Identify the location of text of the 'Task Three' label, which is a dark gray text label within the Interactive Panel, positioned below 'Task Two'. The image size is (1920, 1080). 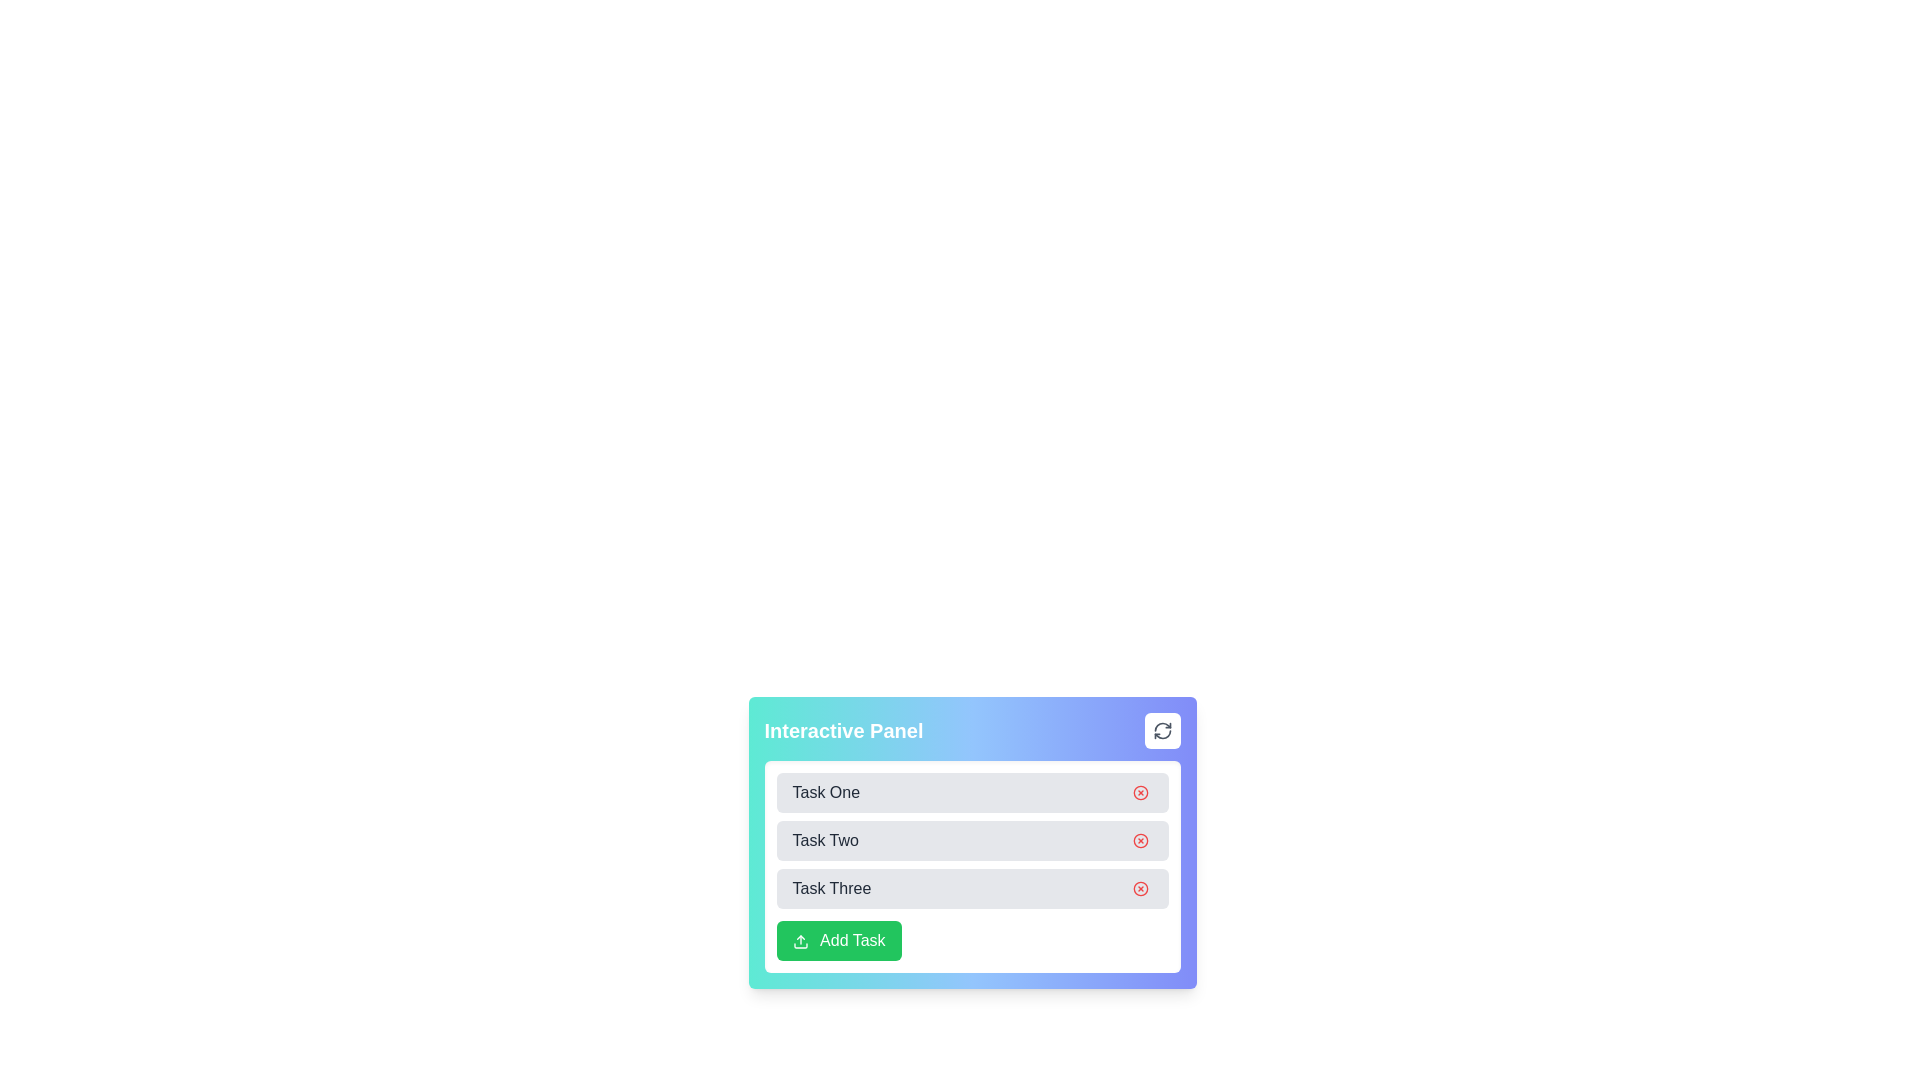
(831, 887).